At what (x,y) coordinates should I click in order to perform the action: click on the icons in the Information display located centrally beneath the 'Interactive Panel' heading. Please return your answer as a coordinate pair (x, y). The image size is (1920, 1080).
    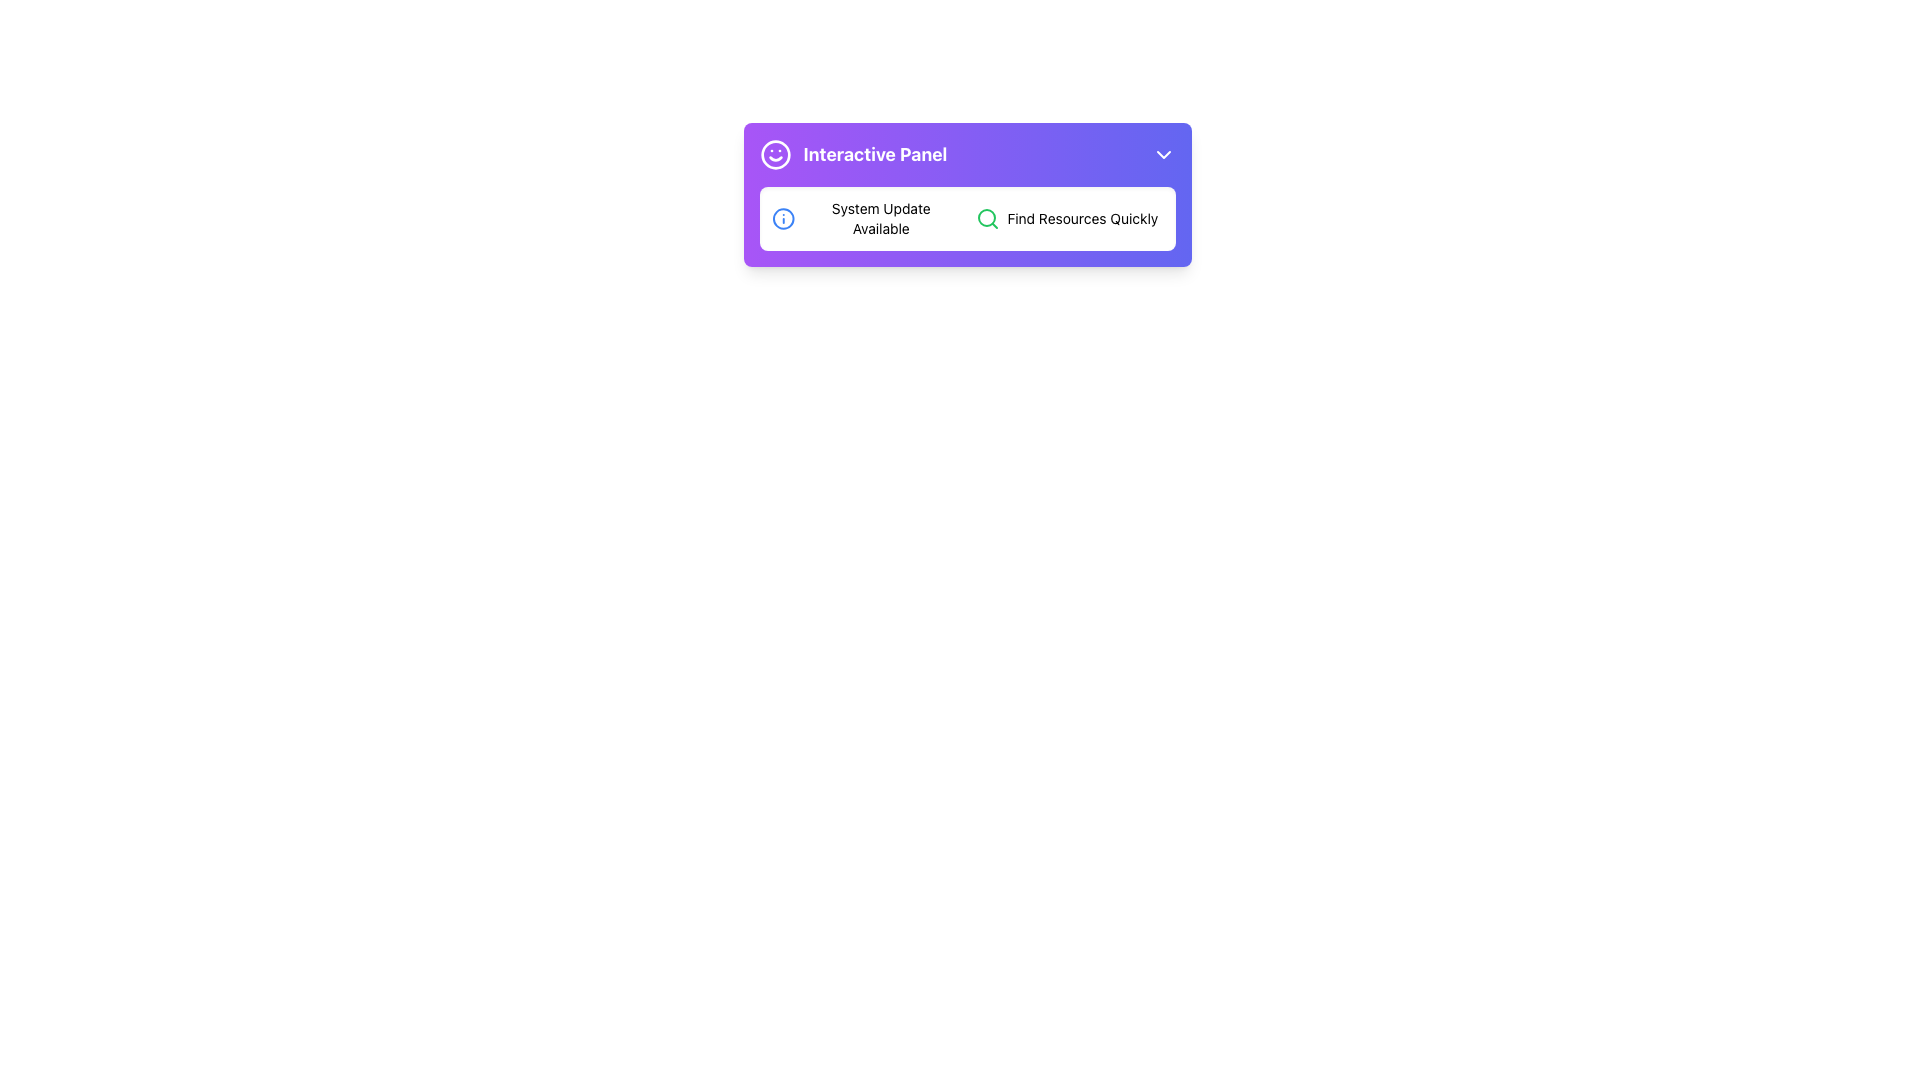
    Looking at the image, I should click on (967, 219).